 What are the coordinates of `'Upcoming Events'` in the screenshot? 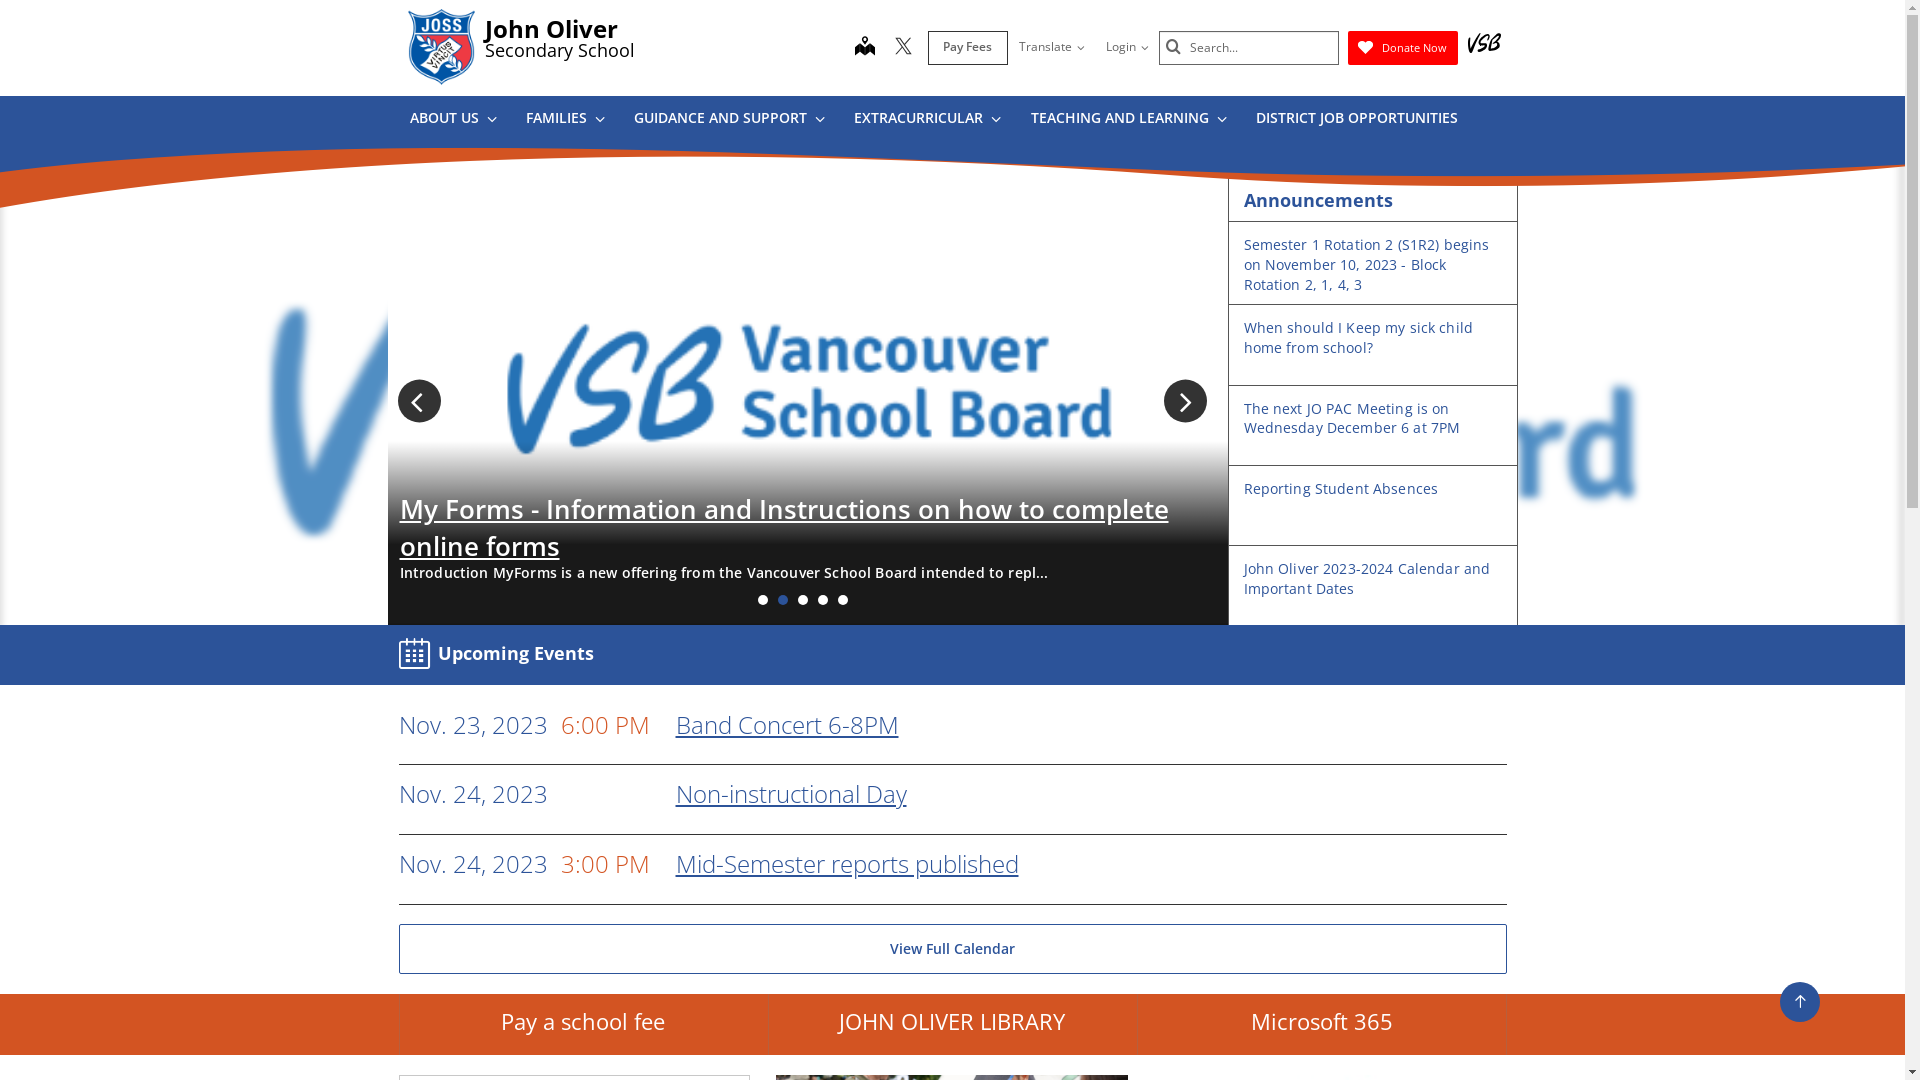 It's located at (500, 654).